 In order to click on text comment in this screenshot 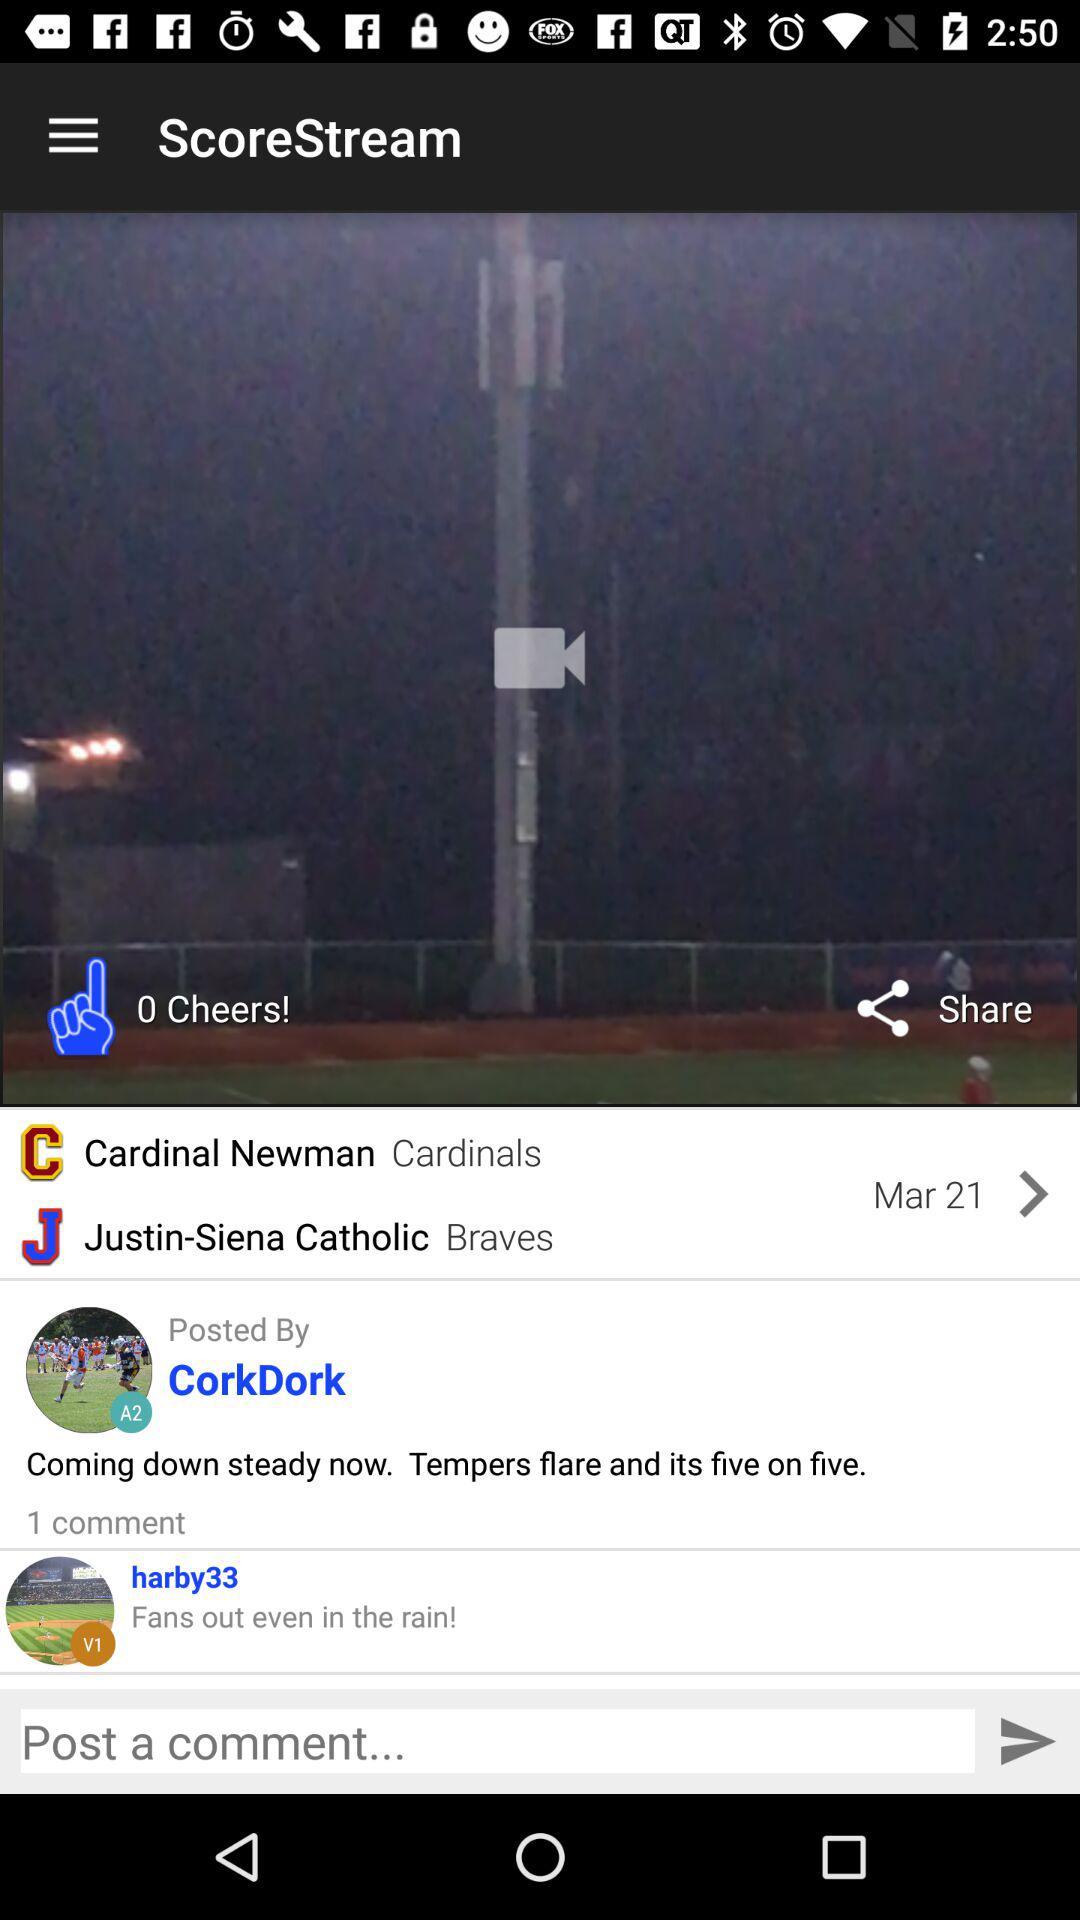, I will do `click(496, 1740)`.